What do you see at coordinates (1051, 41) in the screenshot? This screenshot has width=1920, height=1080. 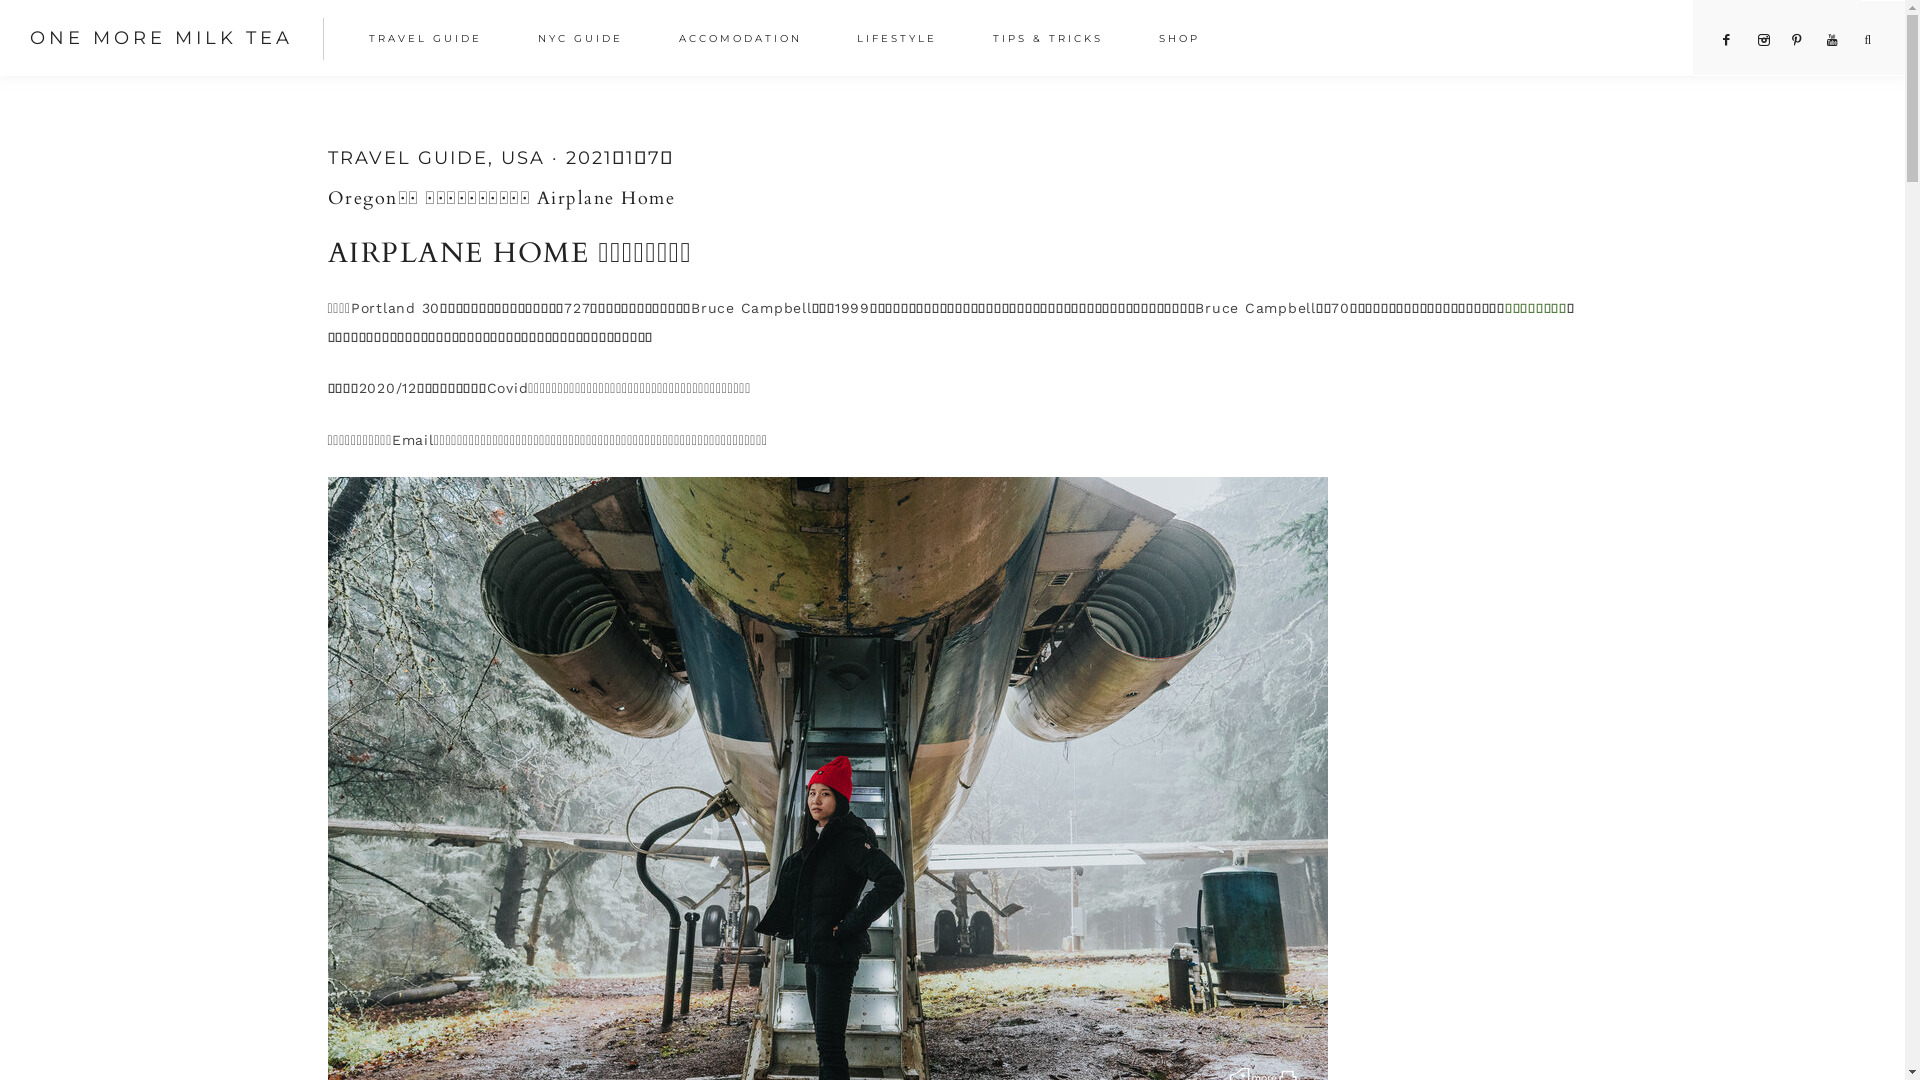 I see `'TIPS & TRICKS'` at bounding box center [1051, 41].